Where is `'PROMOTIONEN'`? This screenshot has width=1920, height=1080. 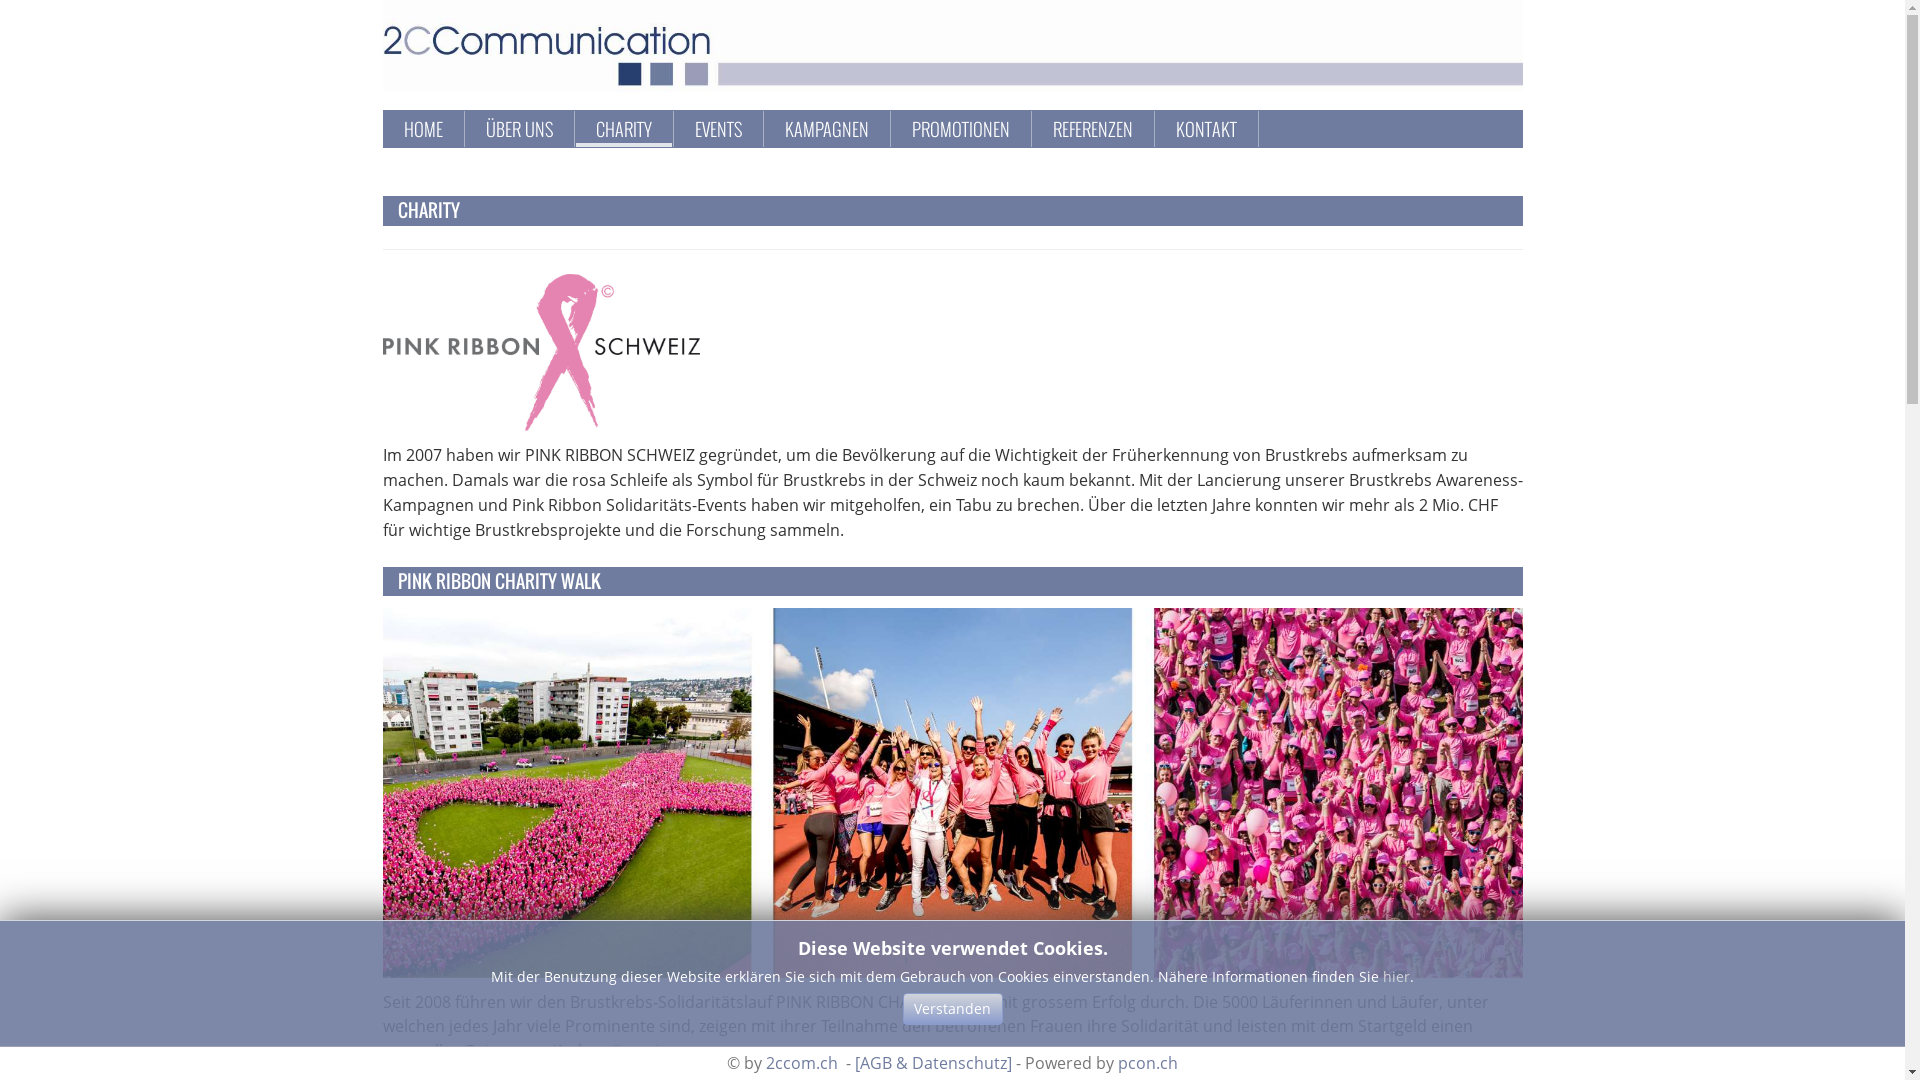 'PROMOTIONEN' is located at coordinates (960, 128).